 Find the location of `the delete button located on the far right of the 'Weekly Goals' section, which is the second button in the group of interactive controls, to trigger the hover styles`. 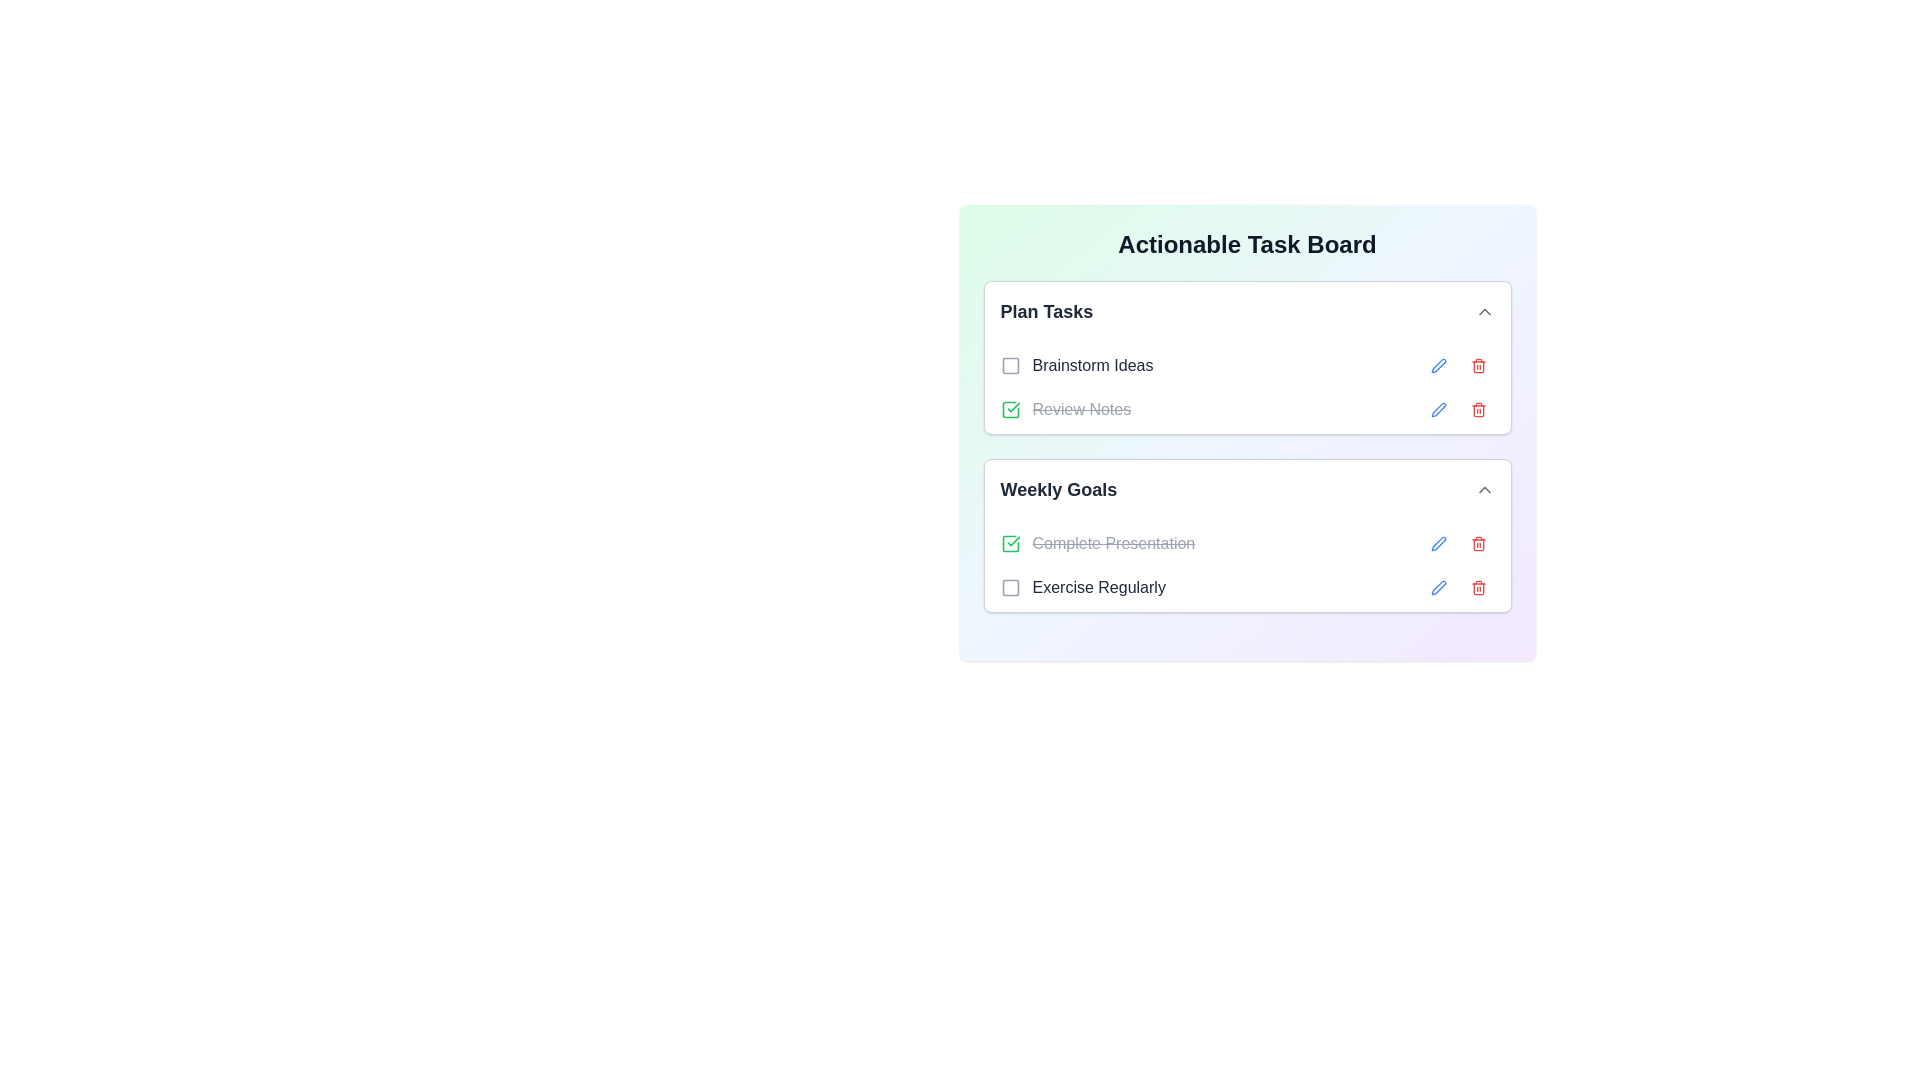

the delete button located on the far right of the 'Weekly Goals' section, which is the second button in the group of interactive controls, to trigger the hover styles is located at coordinates (1478, 586).